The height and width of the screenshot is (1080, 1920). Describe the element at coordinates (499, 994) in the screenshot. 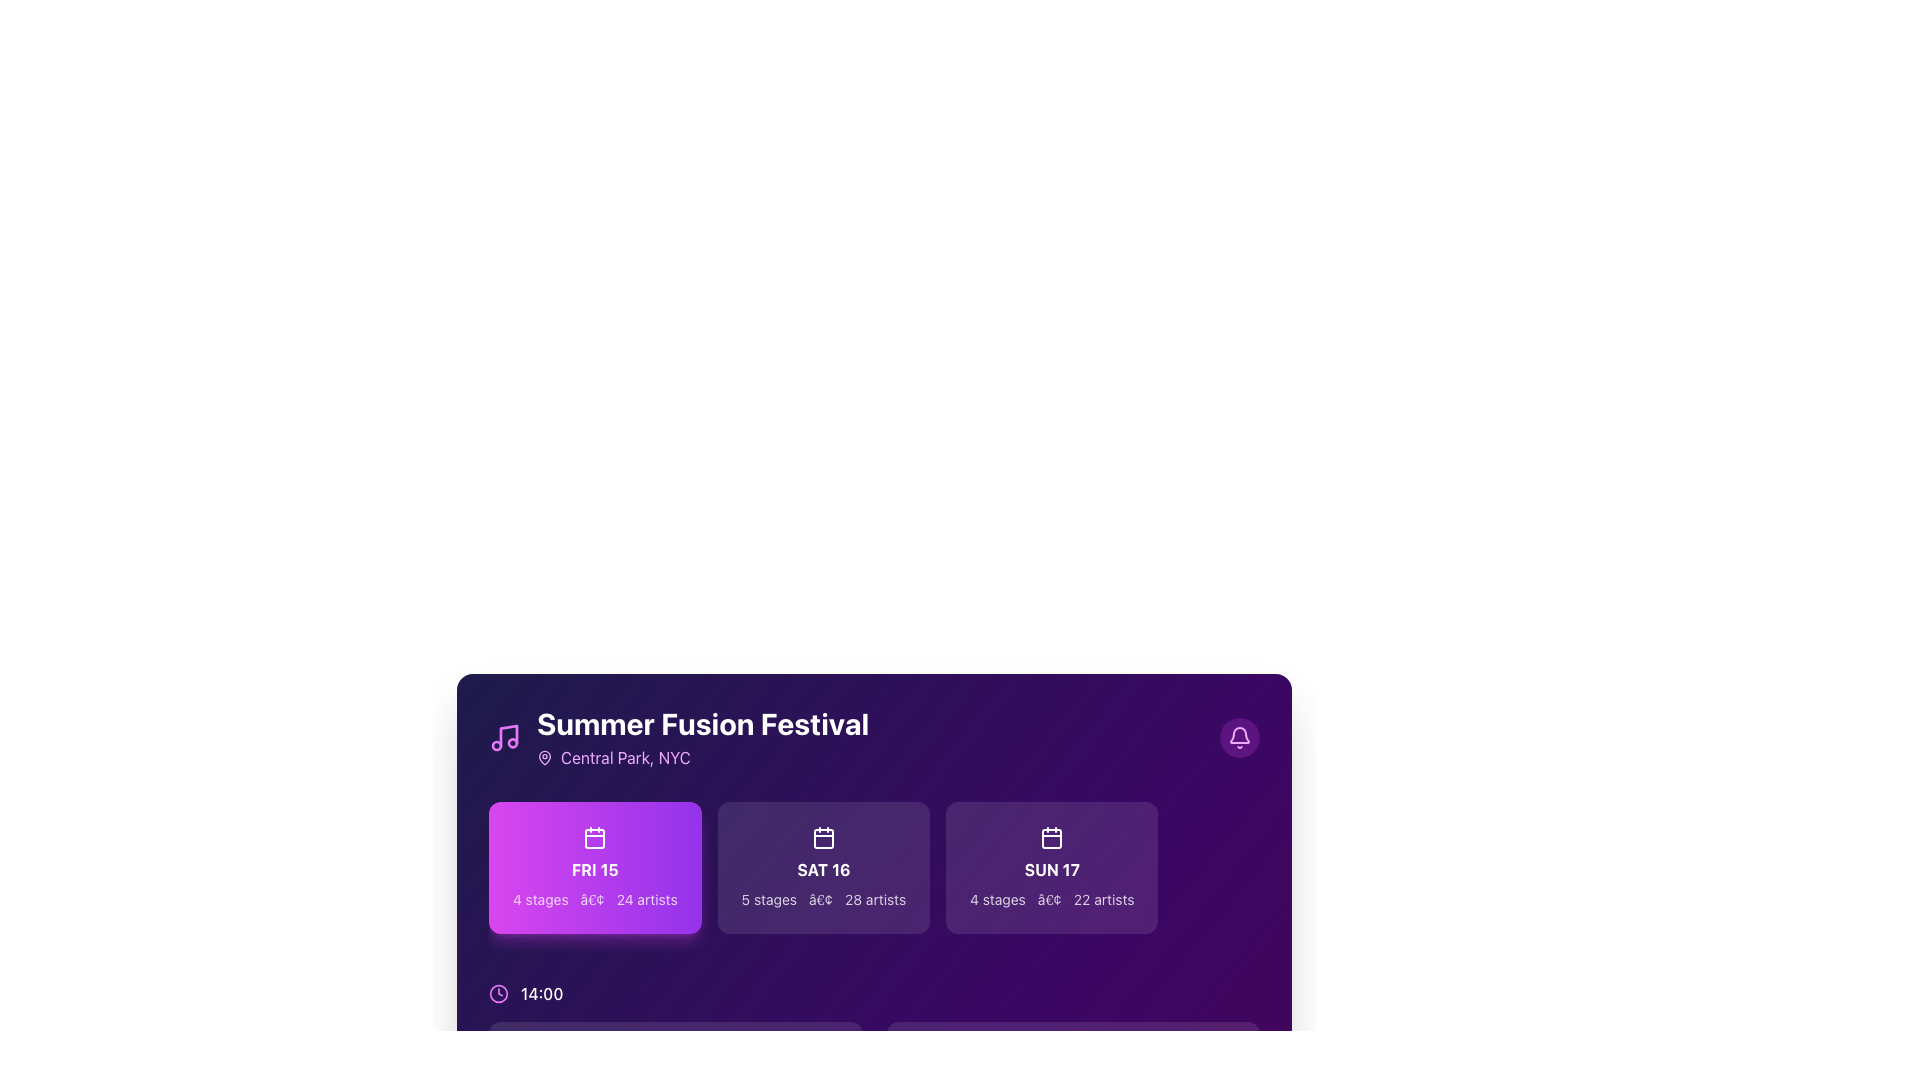

I see `the SVG Circle element that serves as the outer rim of the clock icon, located above the '14:00' timestamp` at that location.